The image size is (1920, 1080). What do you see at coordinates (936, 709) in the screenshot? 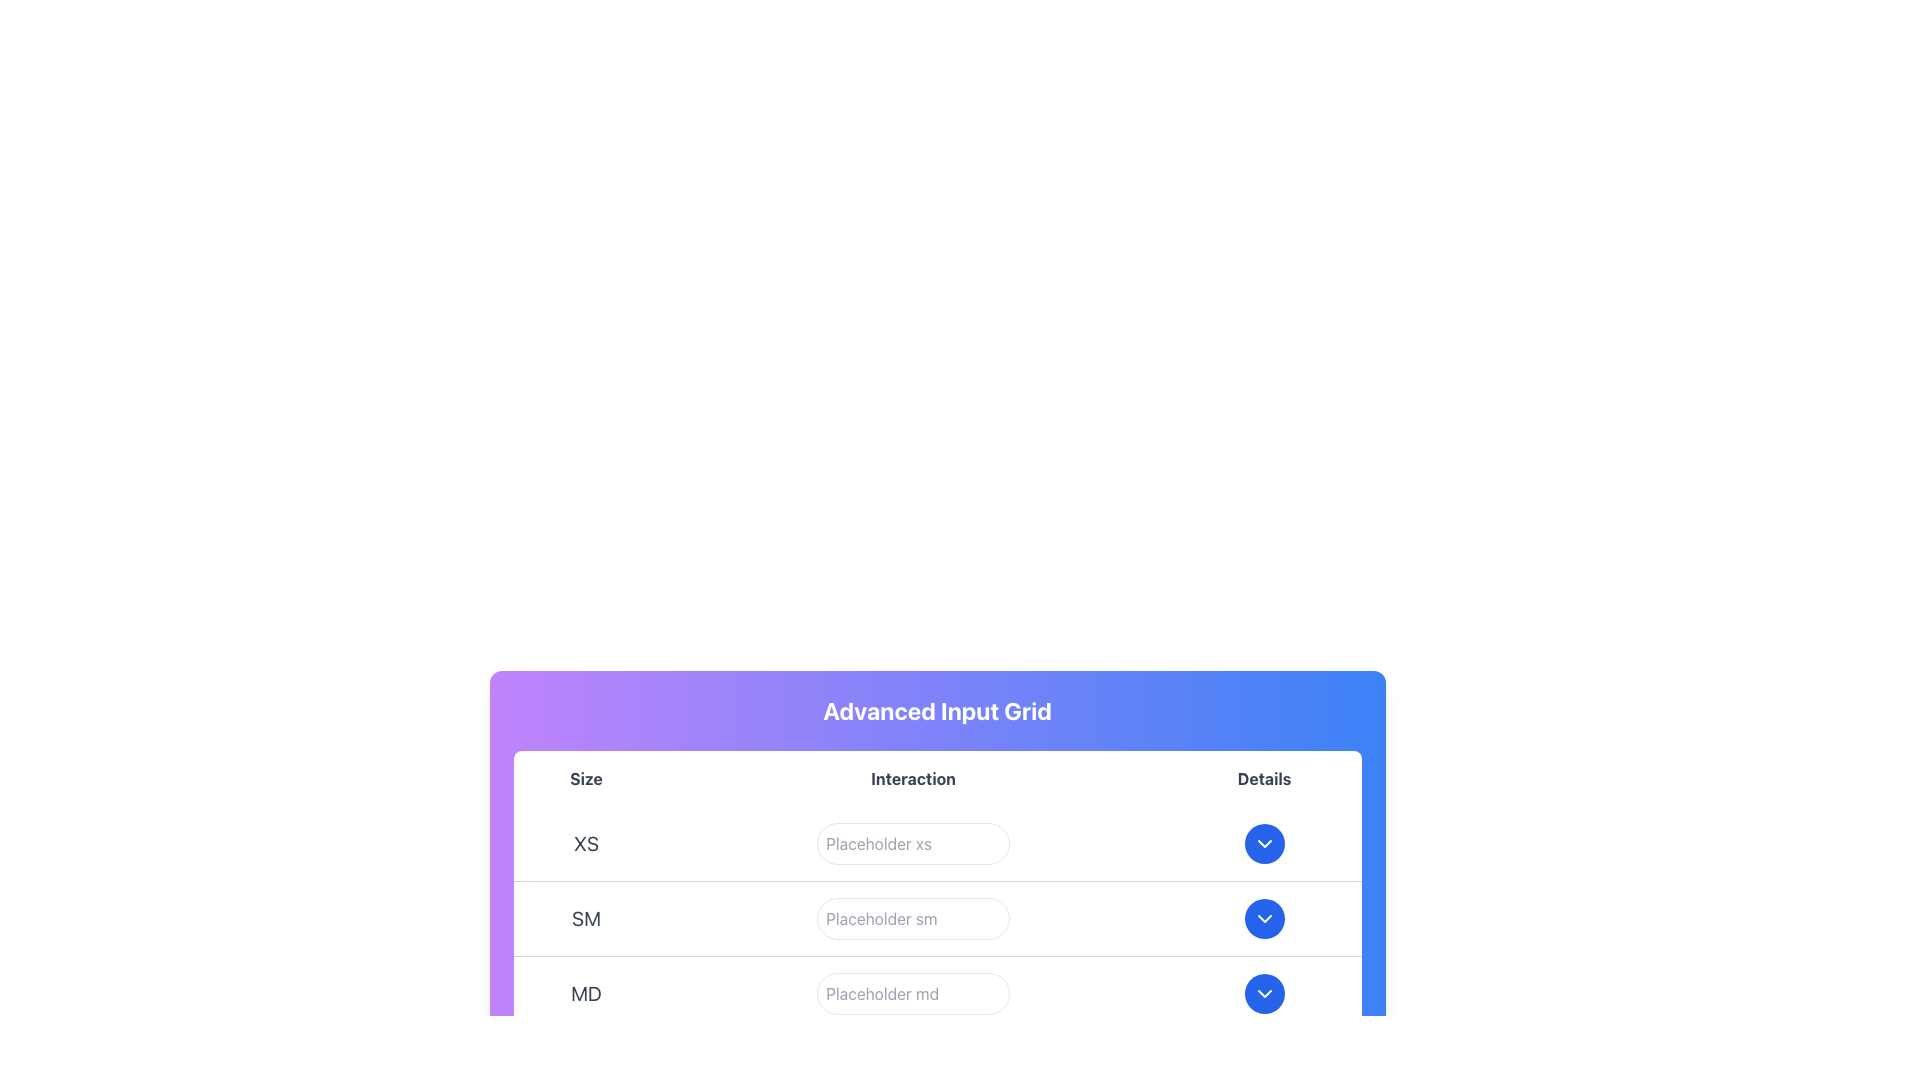
I see `the text label displaying 'Advanced Input Grid', which is styled in bold, large white font and centered within a gradient background` at bounding box center [936, 709].